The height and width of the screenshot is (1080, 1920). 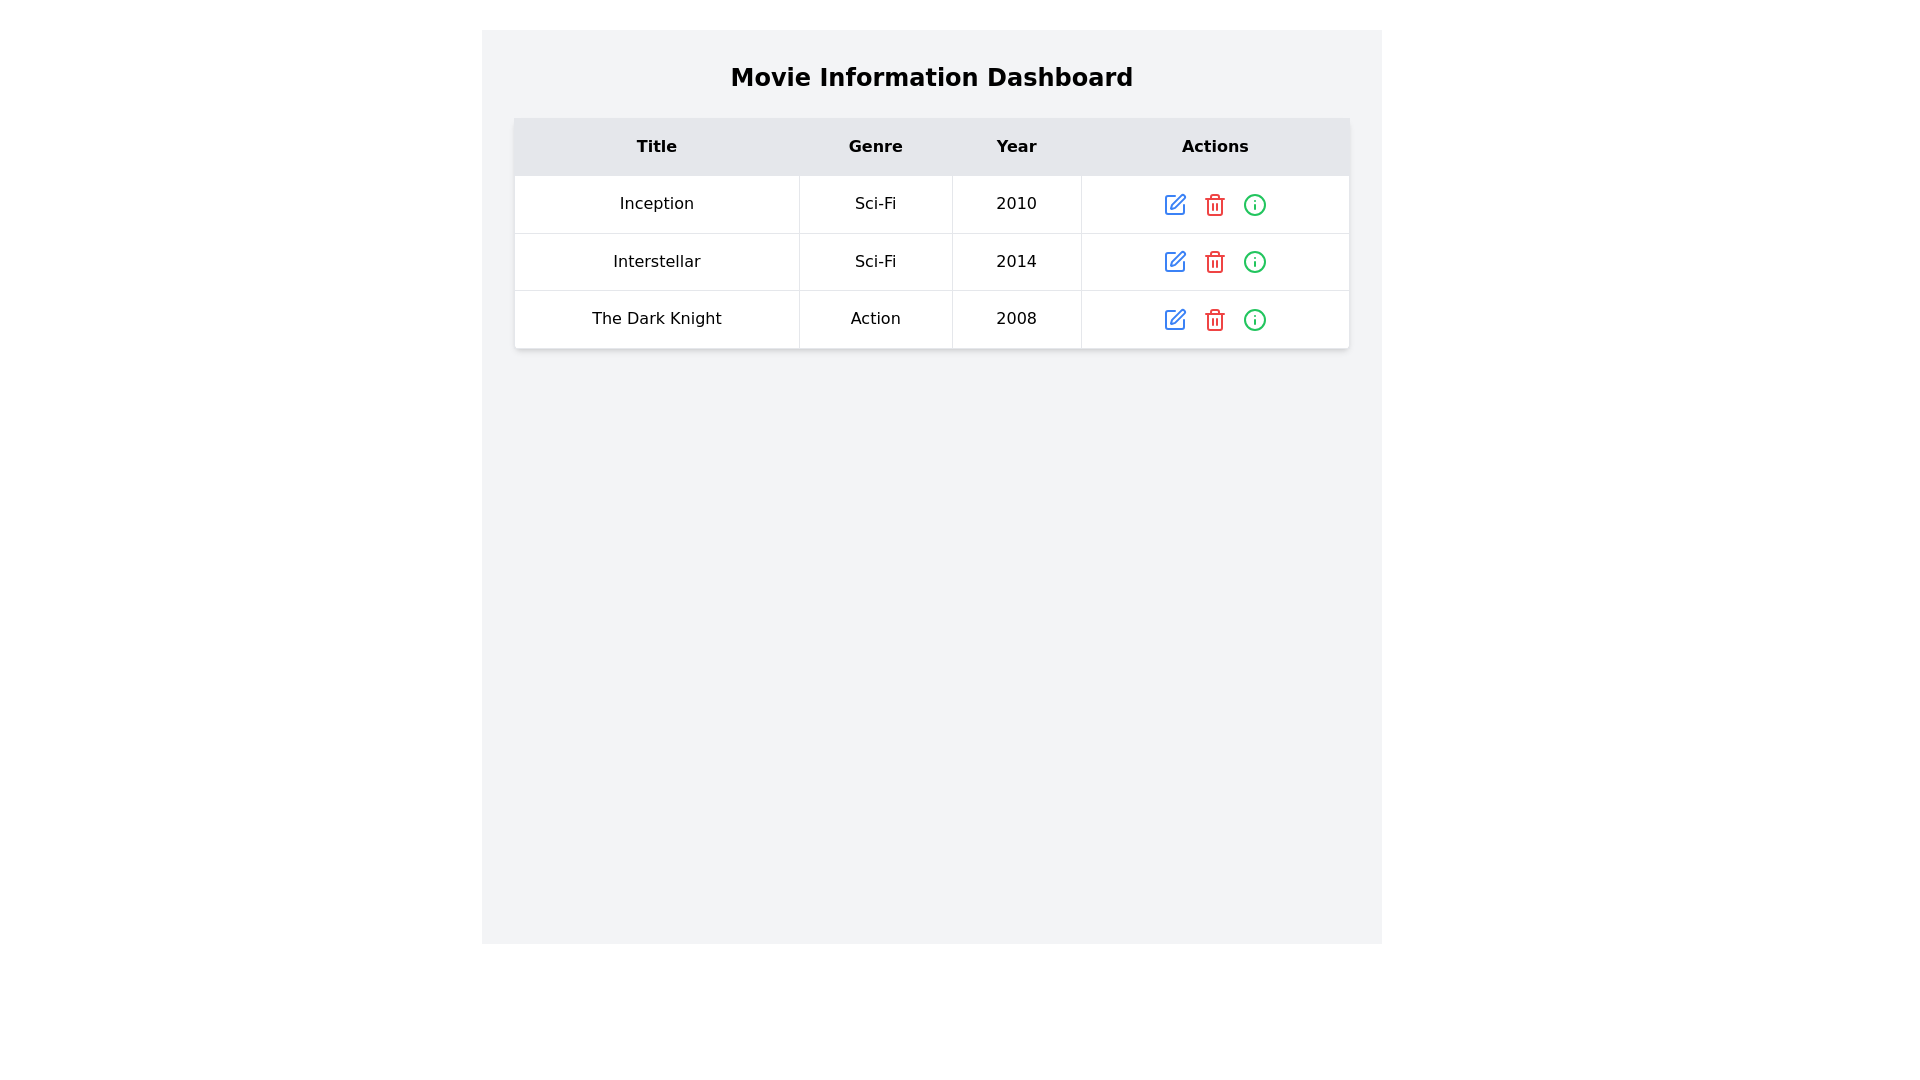 I want to click on the second row in the movie details table, so click(x=930, y=260).